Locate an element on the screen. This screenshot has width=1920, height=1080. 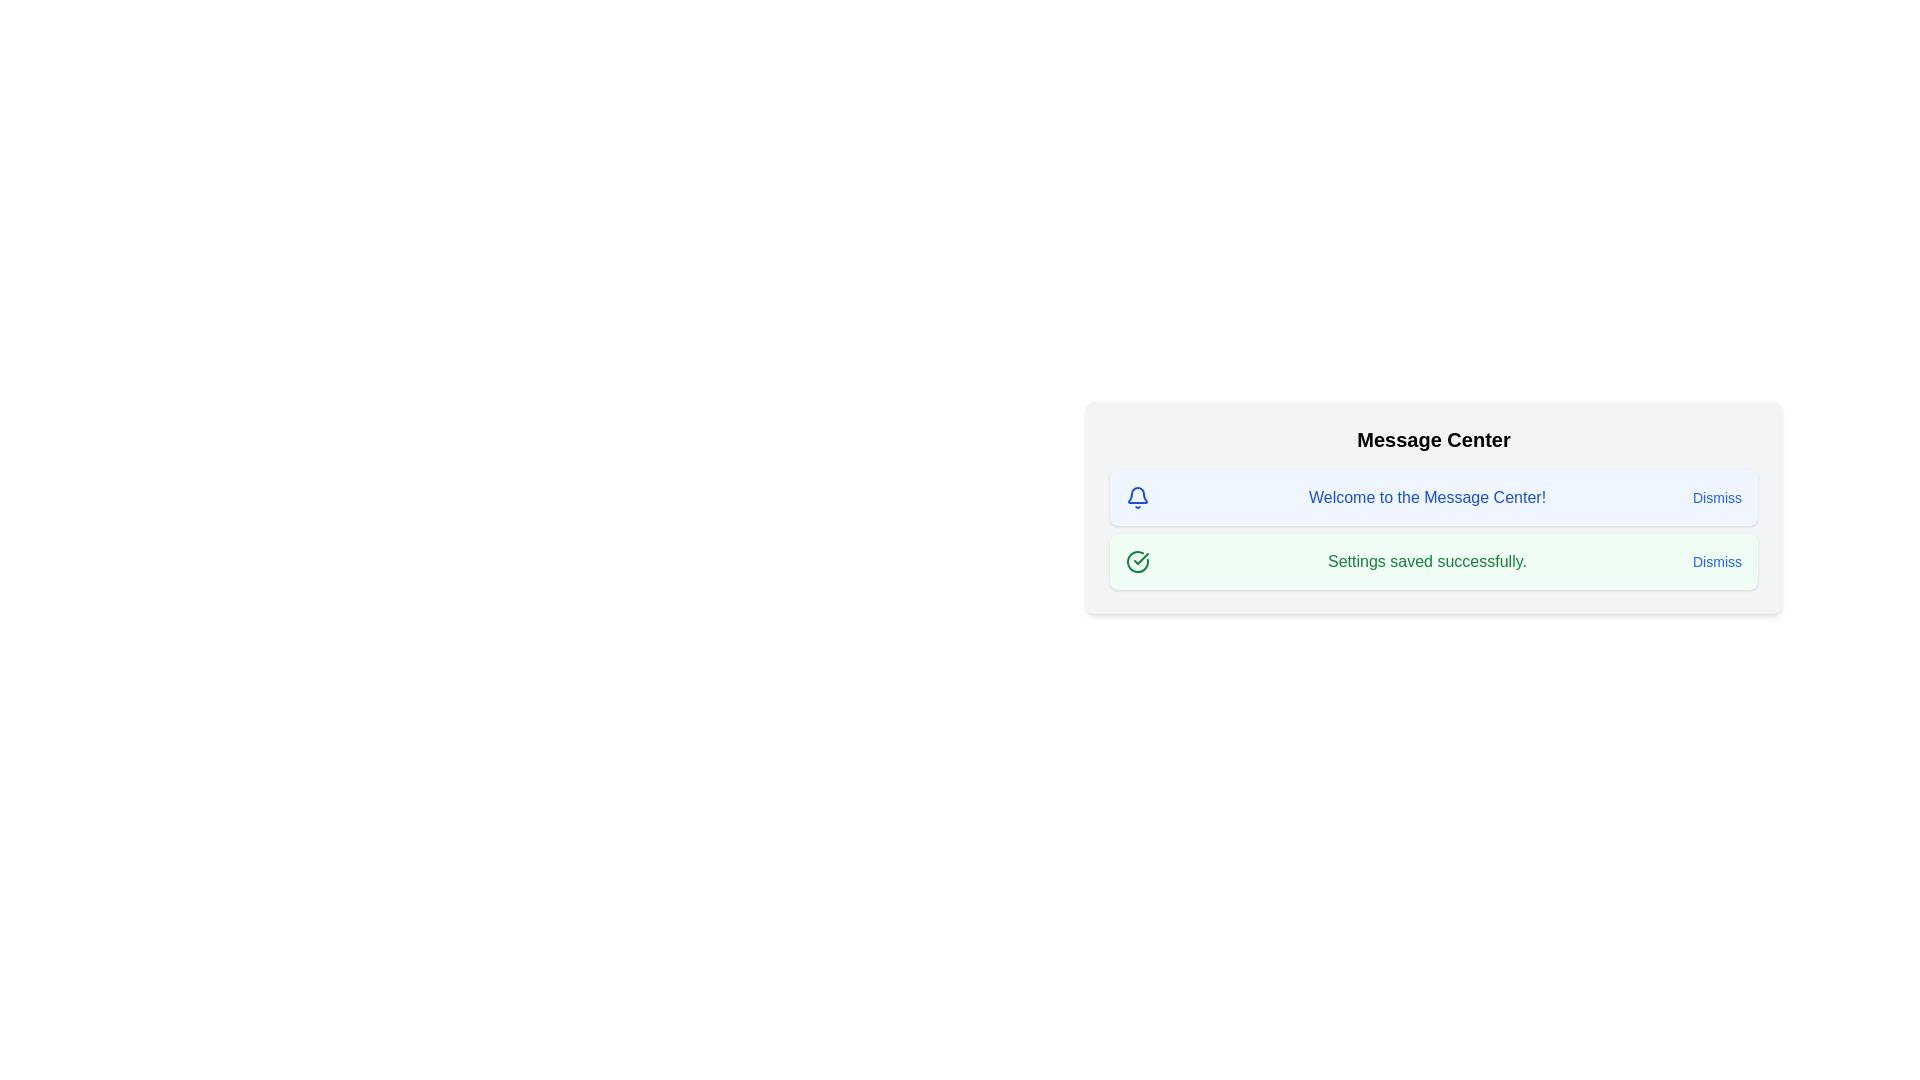
'Dismiss' button for the message labeled 'Settings saved successfully.' is located at coordinates (1716, 562).